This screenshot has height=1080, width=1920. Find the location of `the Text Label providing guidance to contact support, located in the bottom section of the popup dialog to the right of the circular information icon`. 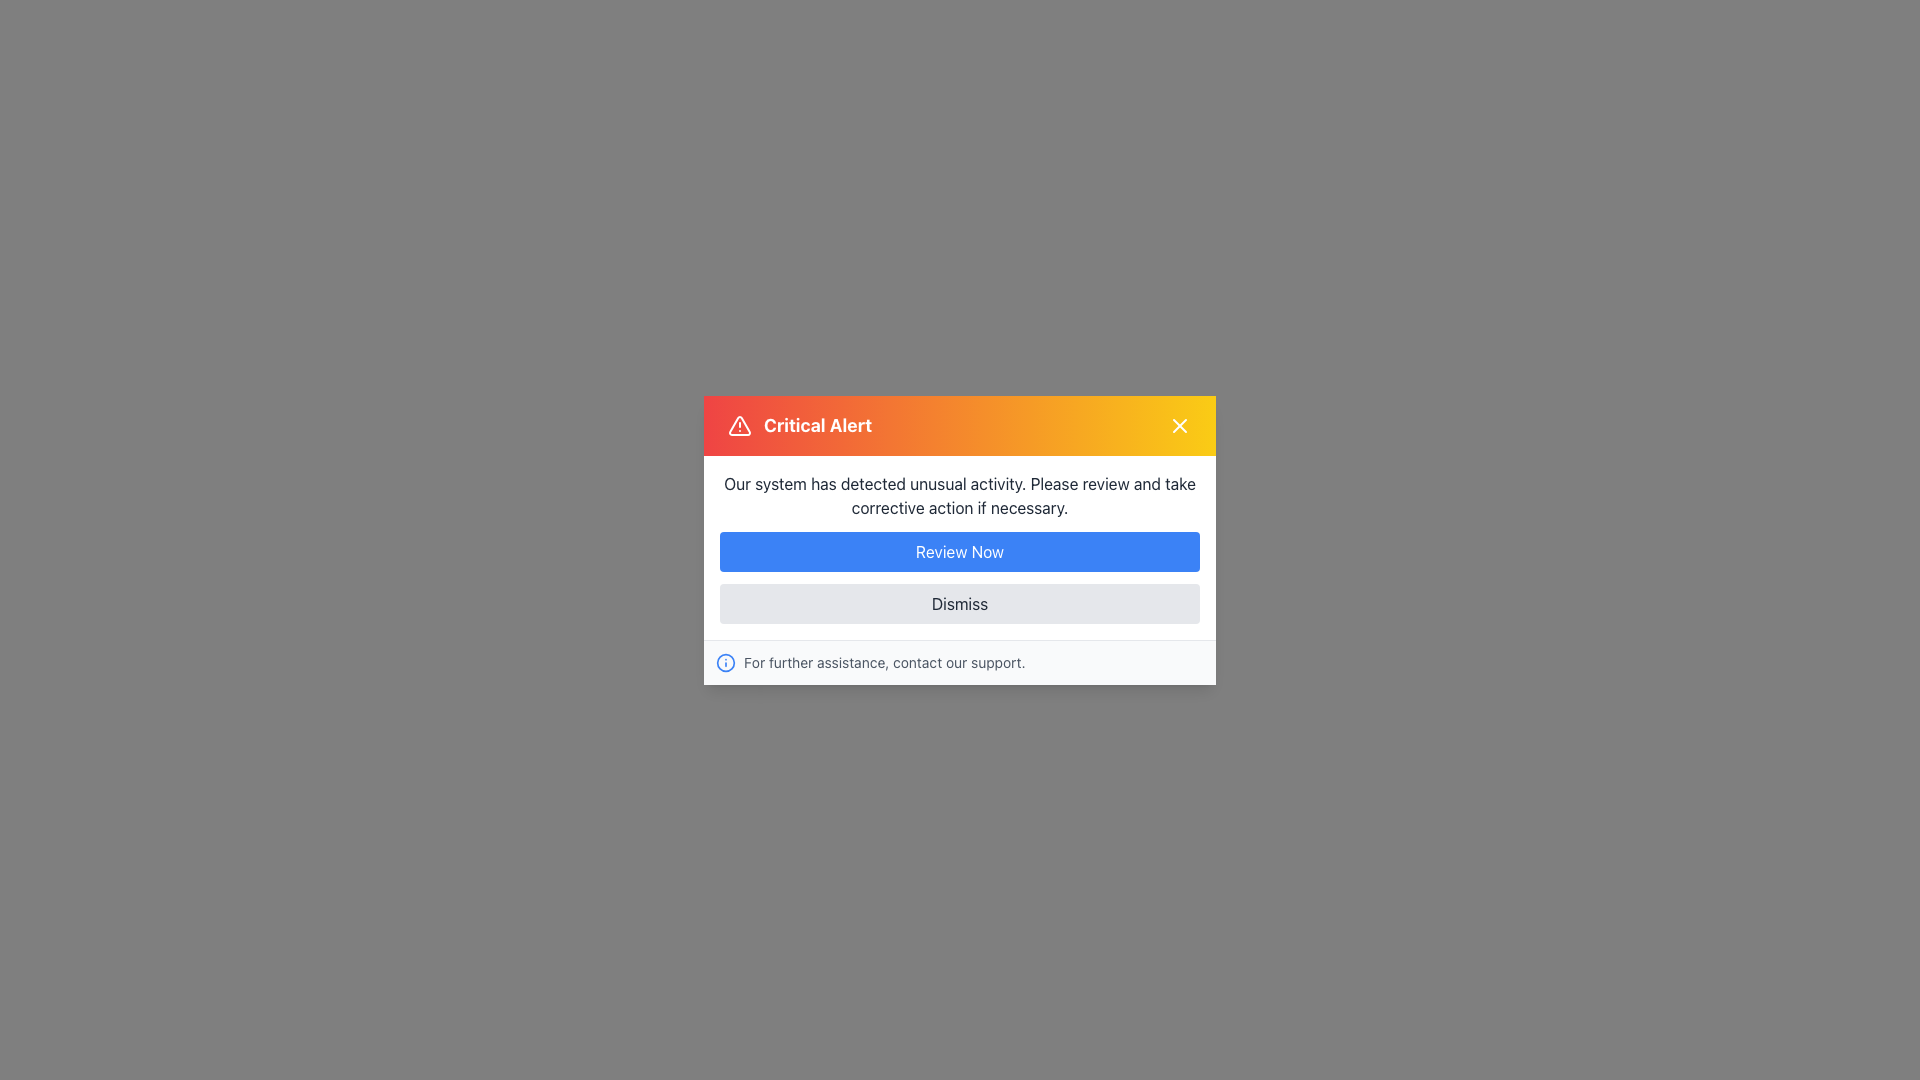

the Text Label providing guidance to contact support, located in the bottom section of the popup dialog to the right of the circular information icon is located at coordinates (883, 662).